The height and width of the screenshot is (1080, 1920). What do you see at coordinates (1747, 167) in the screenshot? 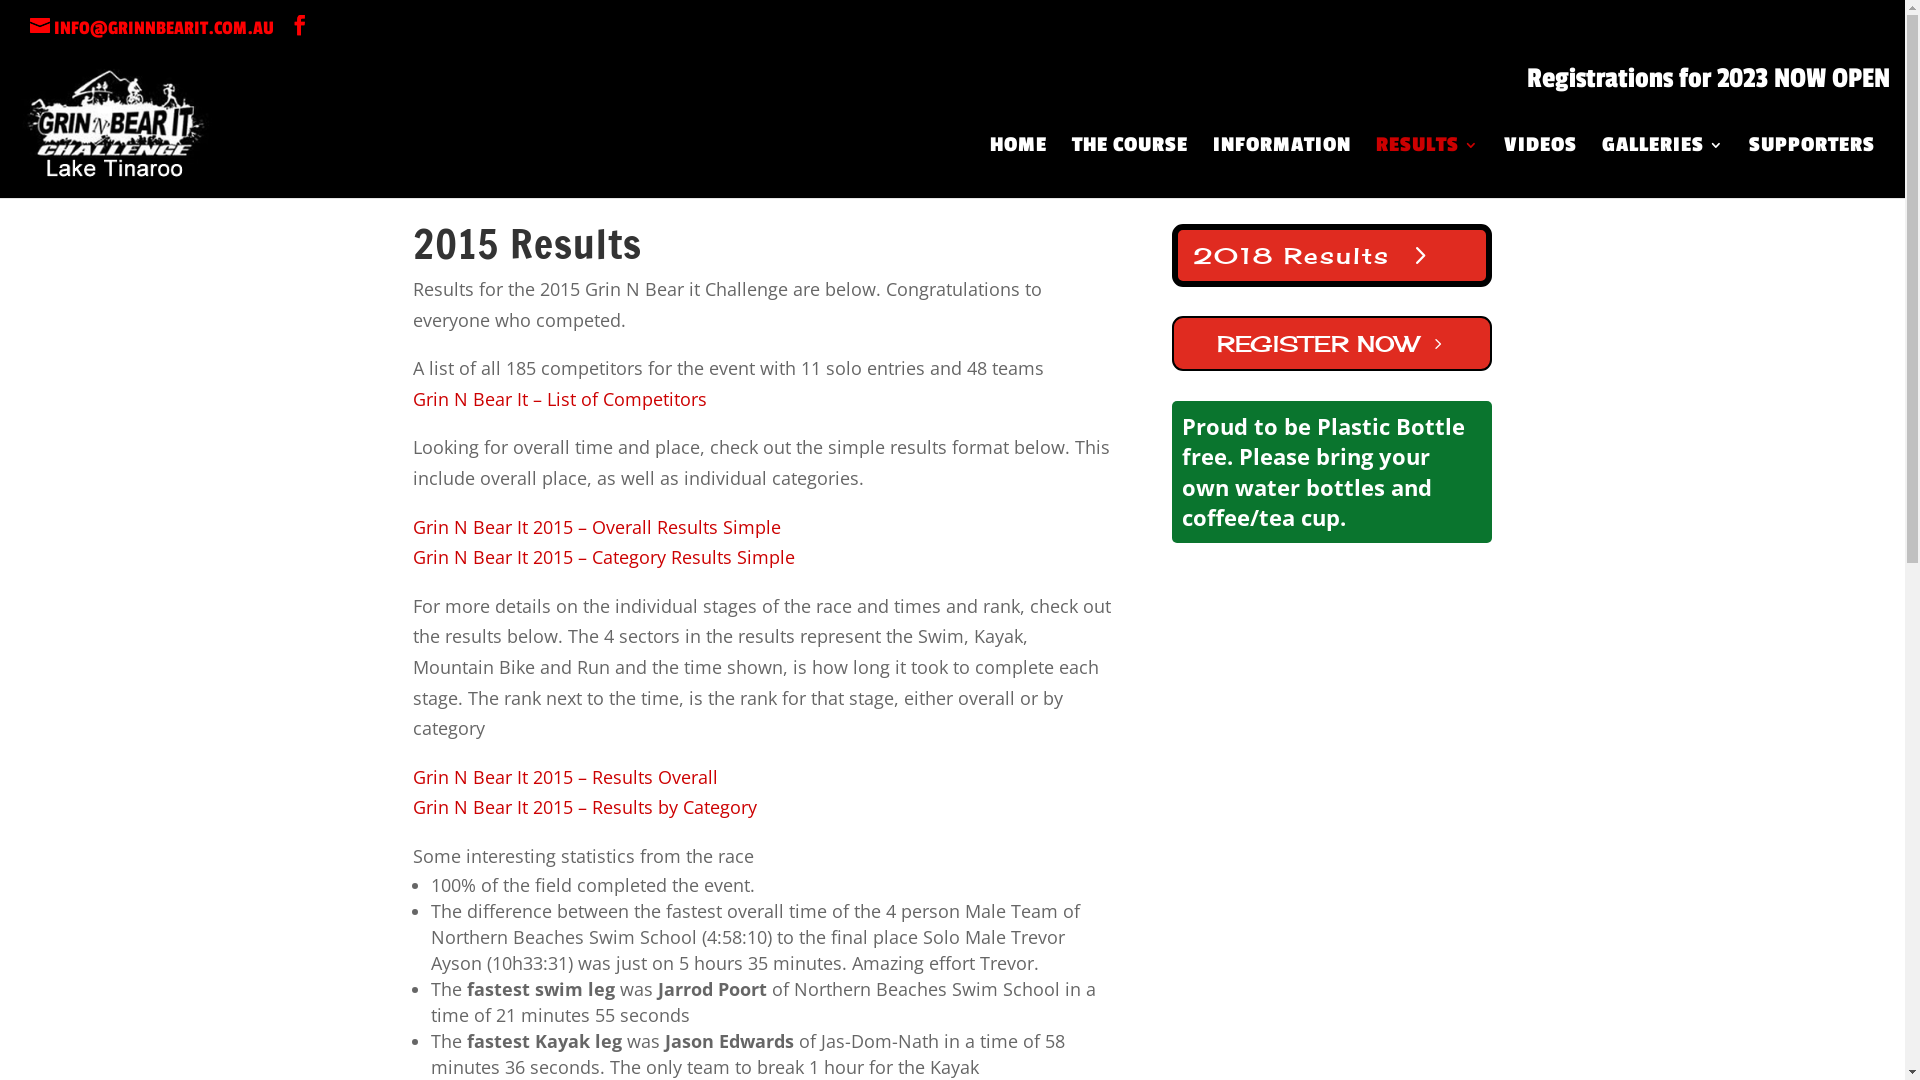
I see `'SUPPORTERS'` at bounding box center [1747, 167].